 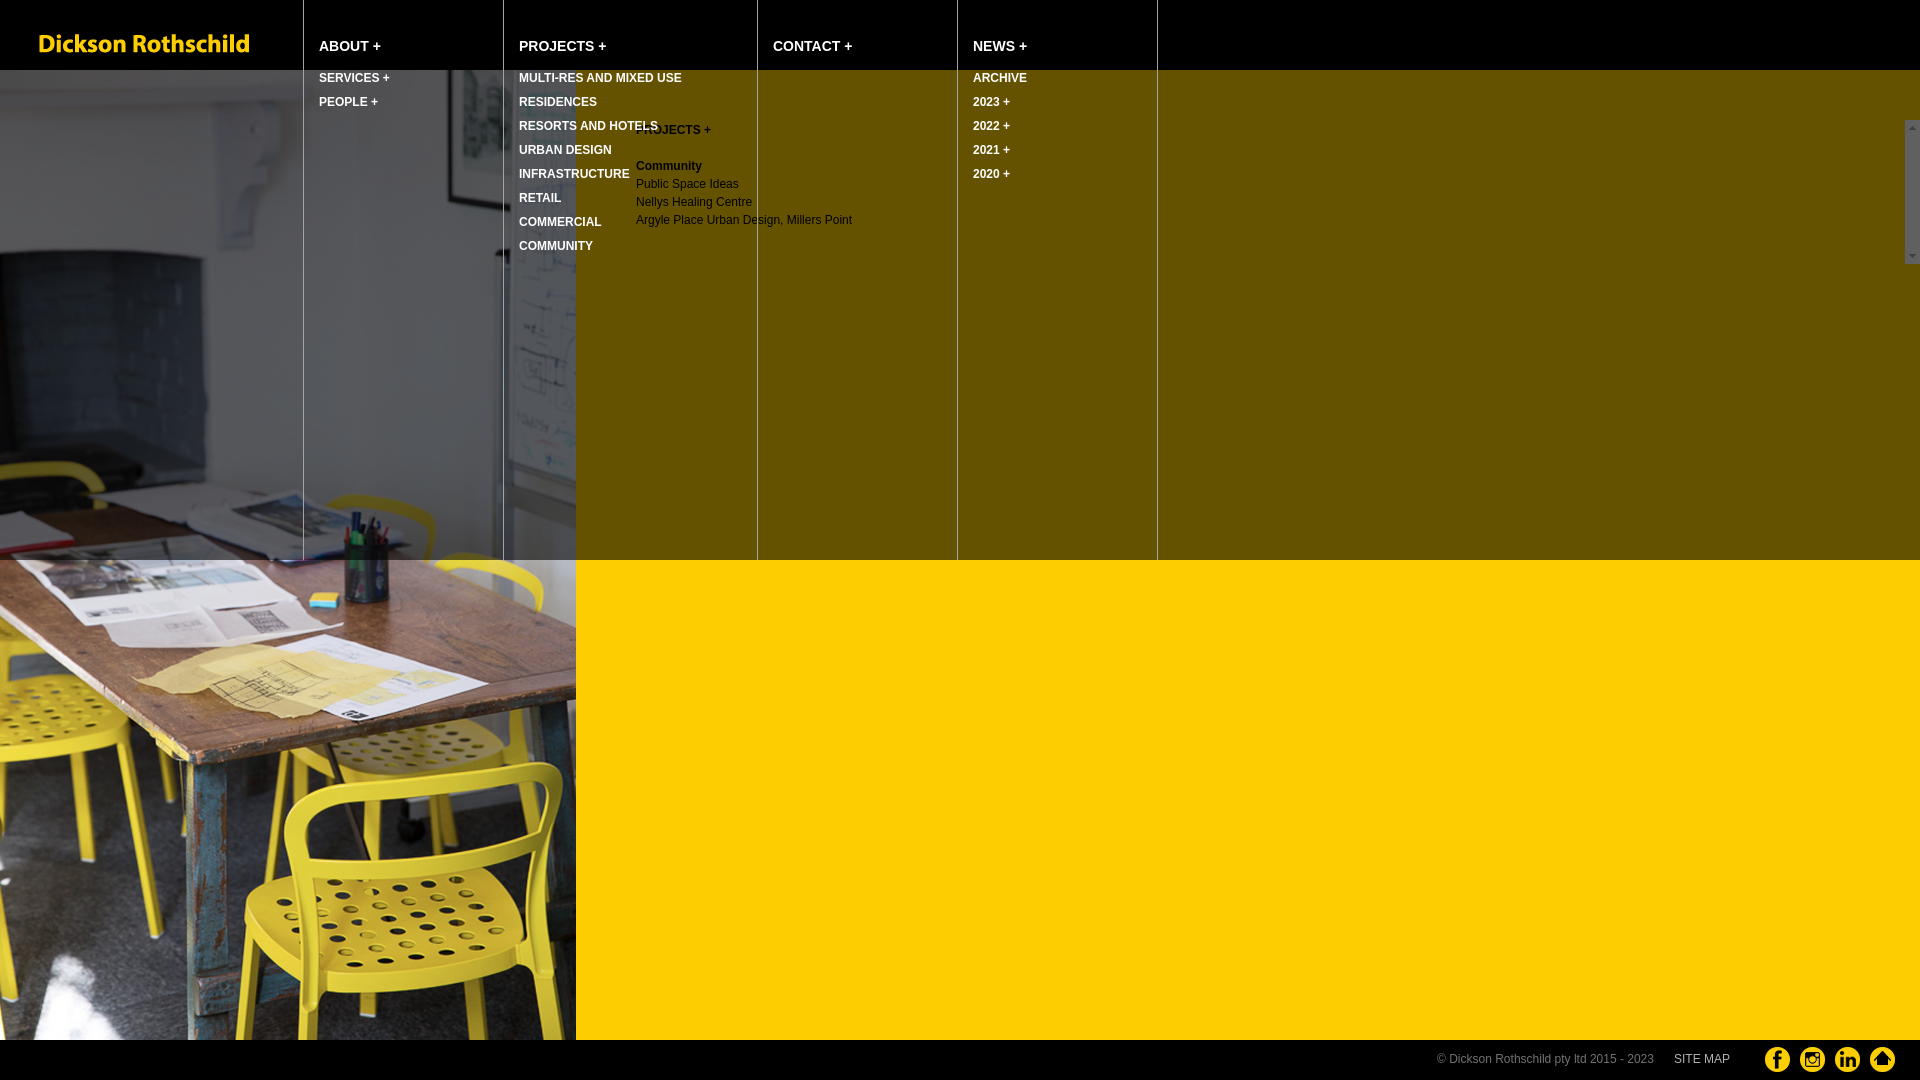 What do you see at coordinates (1056, 149) in the screenshot?
I see `'2021 +'` at bounding box center [1056, 149].